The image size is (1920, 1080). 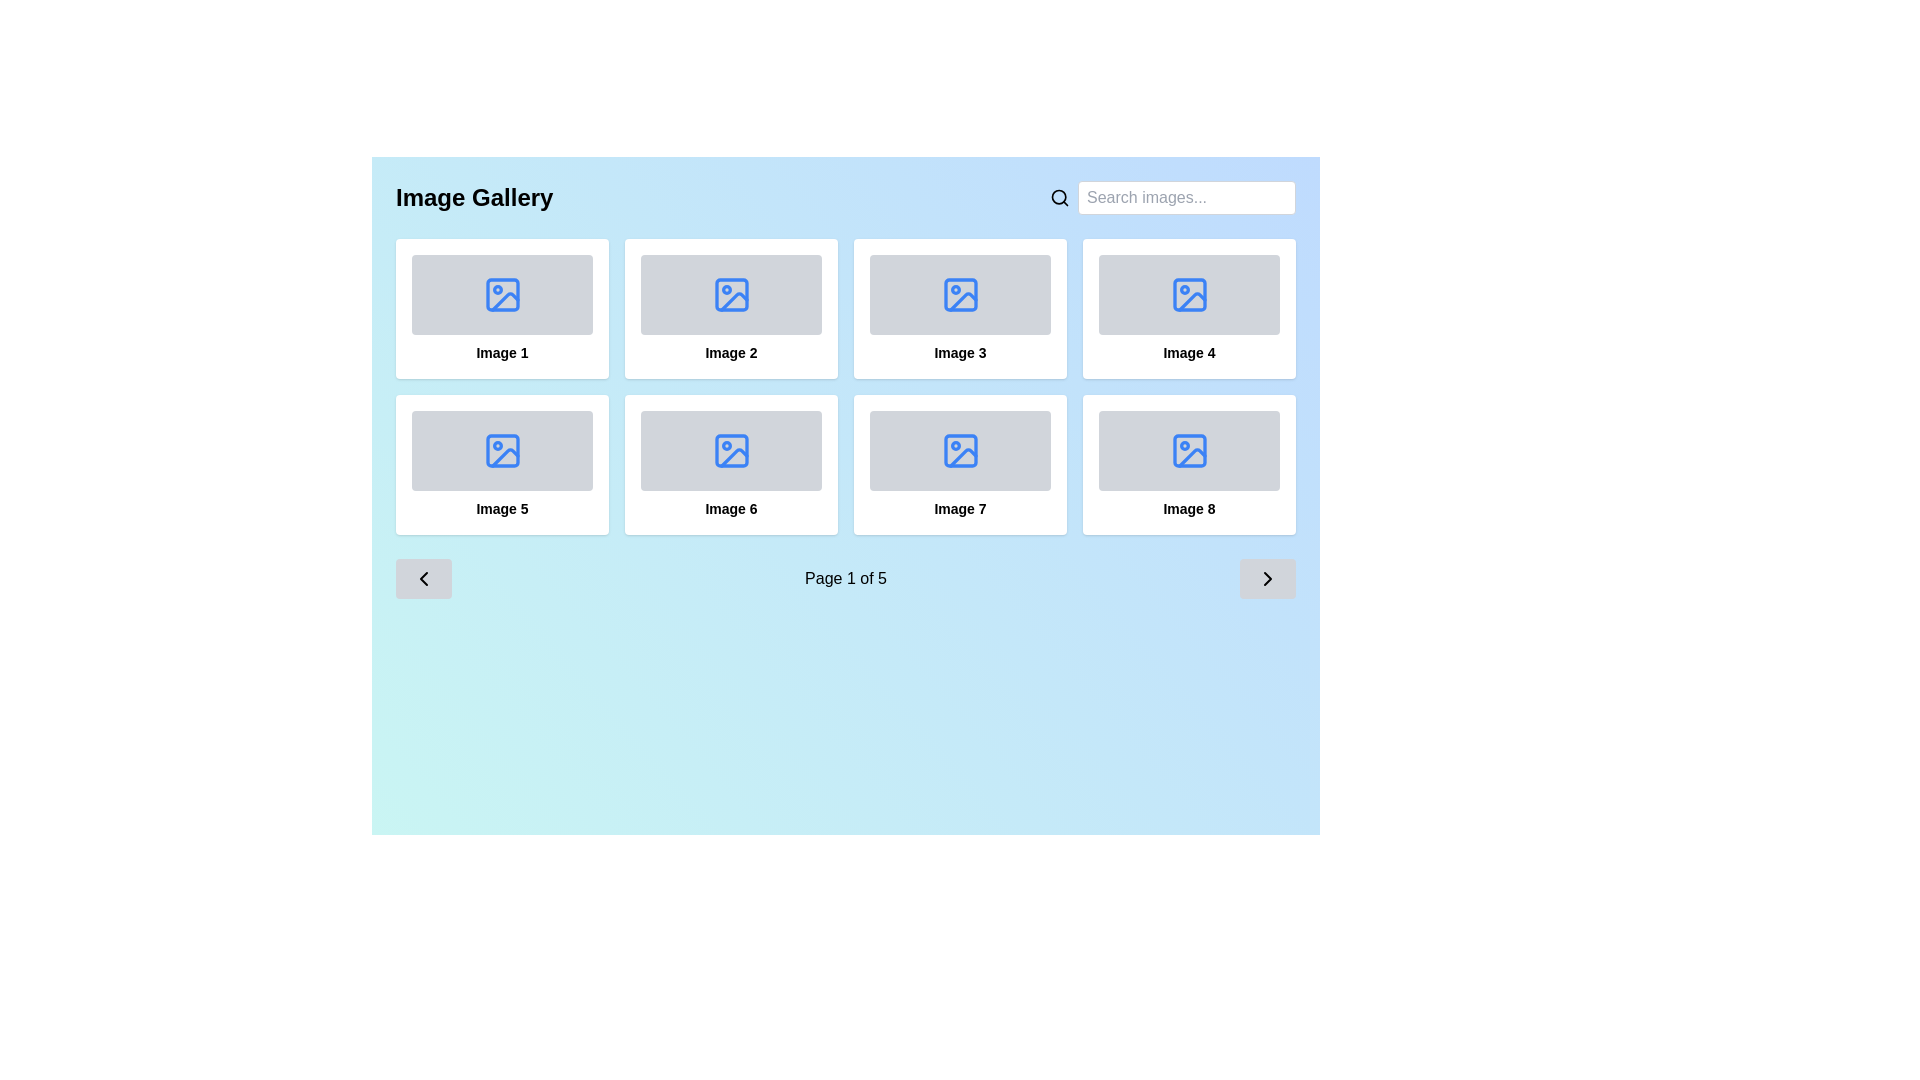 What do you see at coordinates (960, 308) in the screenshot?
I see `the clickable card or selection item that features a gray placeholder area with a blue image icon and the text 'Image 3' in bold black font, located in the third column of the first row of a 2x4 grid layout` at bounding box center [960, 308].